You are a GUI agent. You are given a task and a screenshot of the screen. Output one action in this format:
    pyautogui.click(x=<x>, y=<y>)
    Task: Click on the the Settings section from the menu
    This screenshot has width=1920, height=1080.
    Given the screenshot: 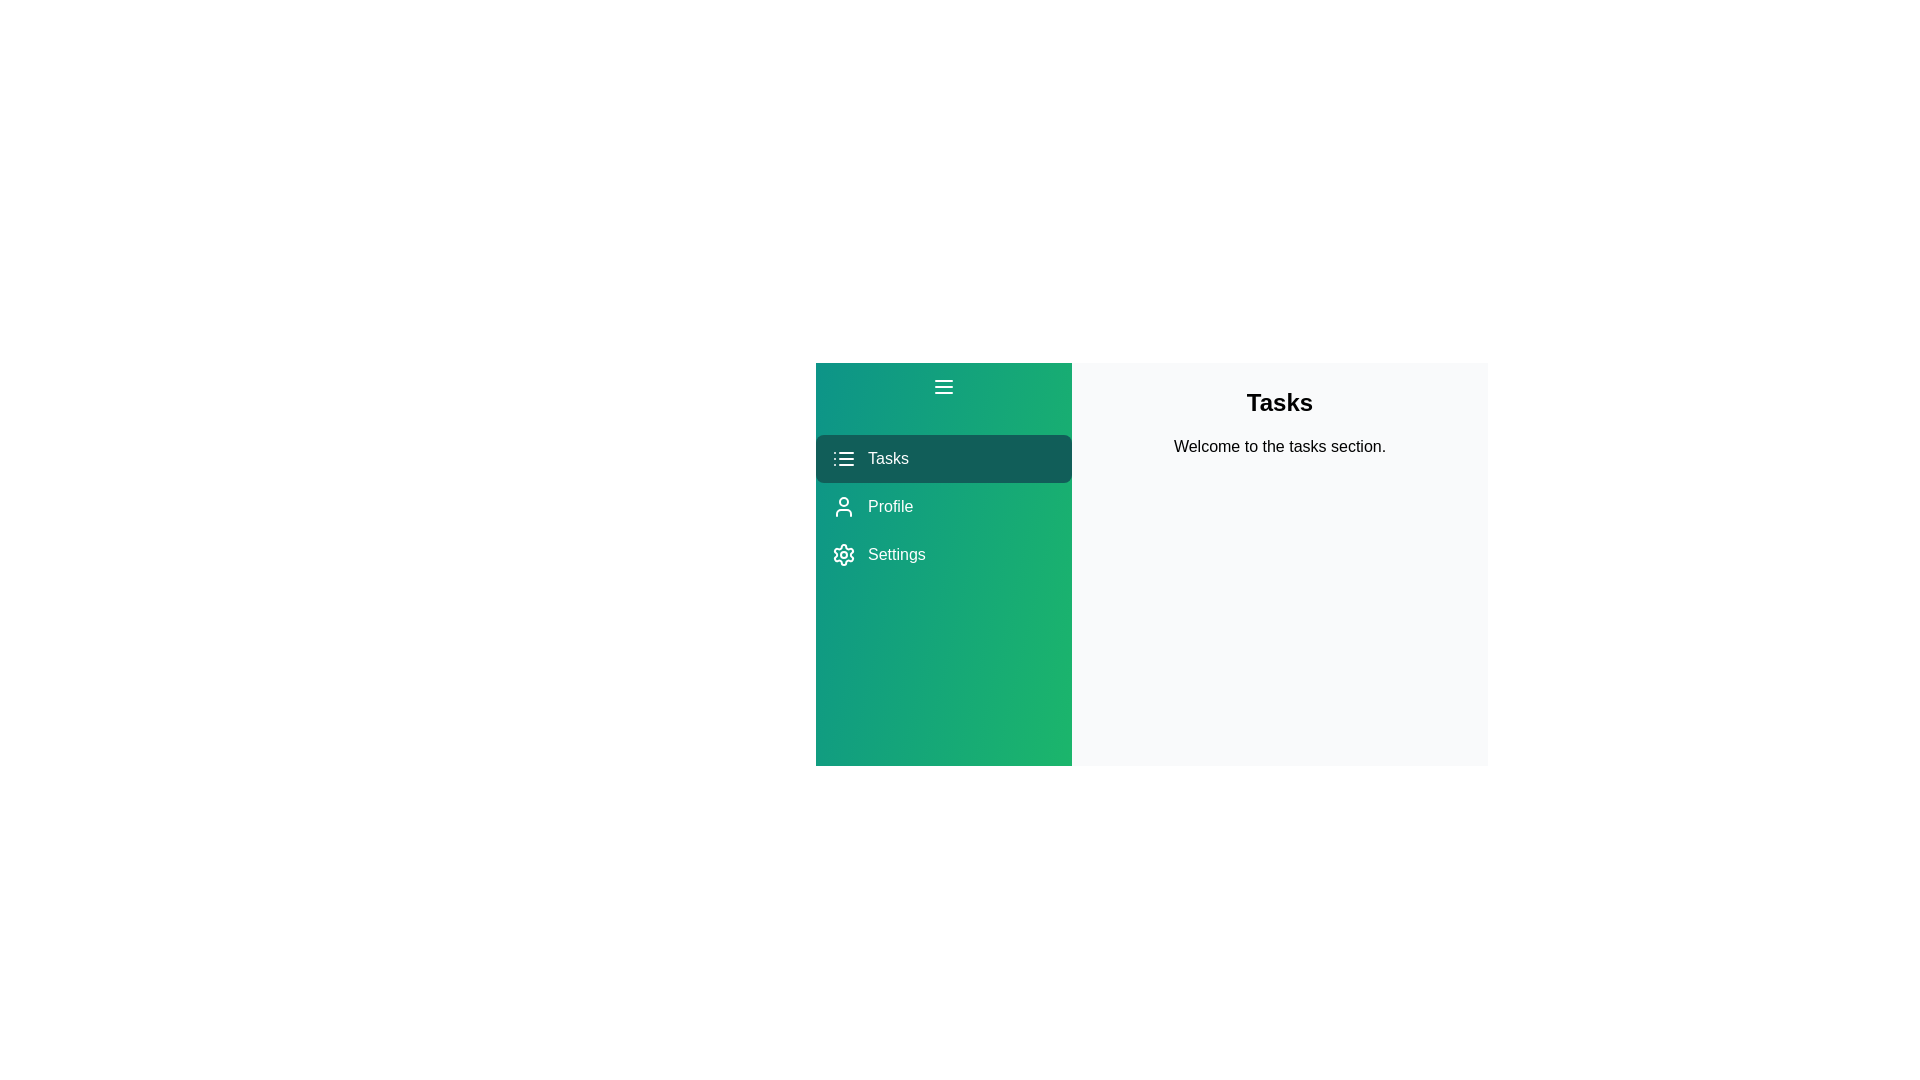 What is the action you would take?
    pyautogui.click(x=943, y=555)
    